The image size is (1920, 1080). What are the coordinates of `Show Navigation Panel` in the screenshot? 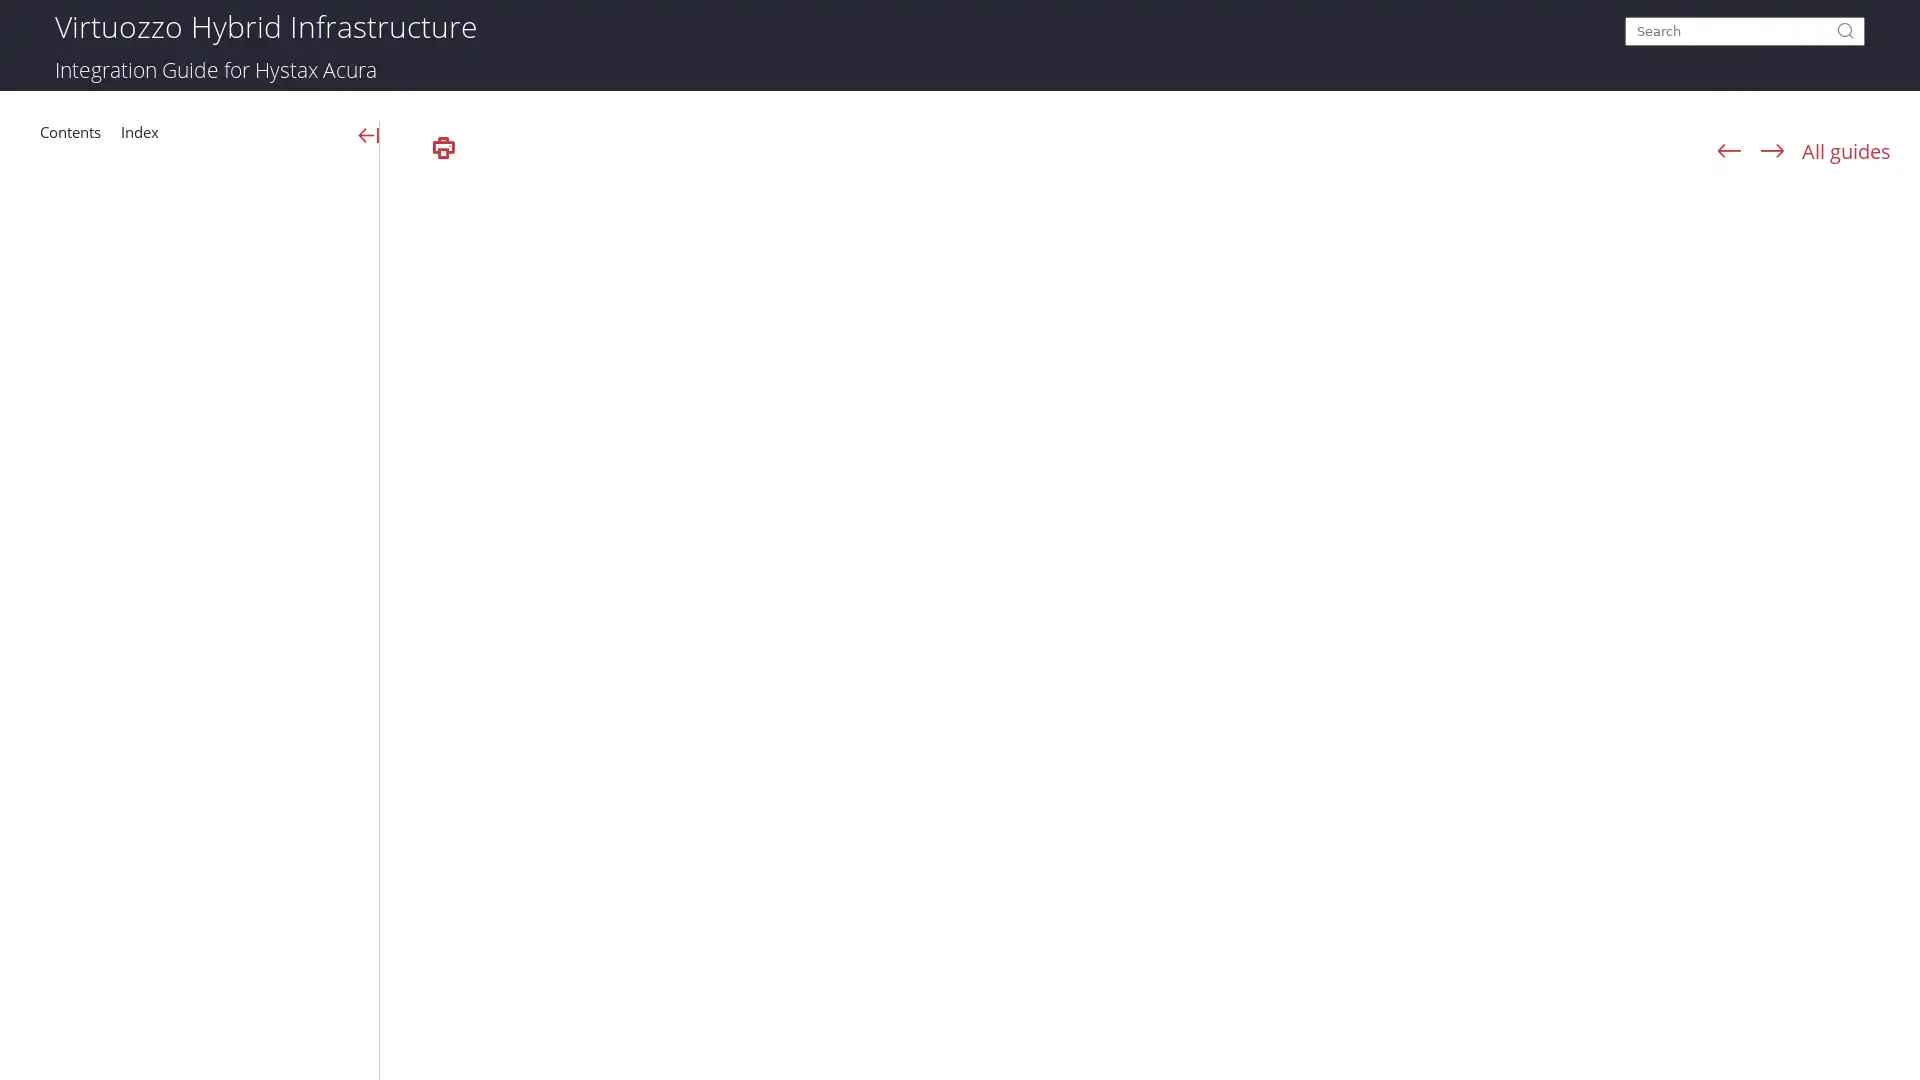 It's located at (369, 135).